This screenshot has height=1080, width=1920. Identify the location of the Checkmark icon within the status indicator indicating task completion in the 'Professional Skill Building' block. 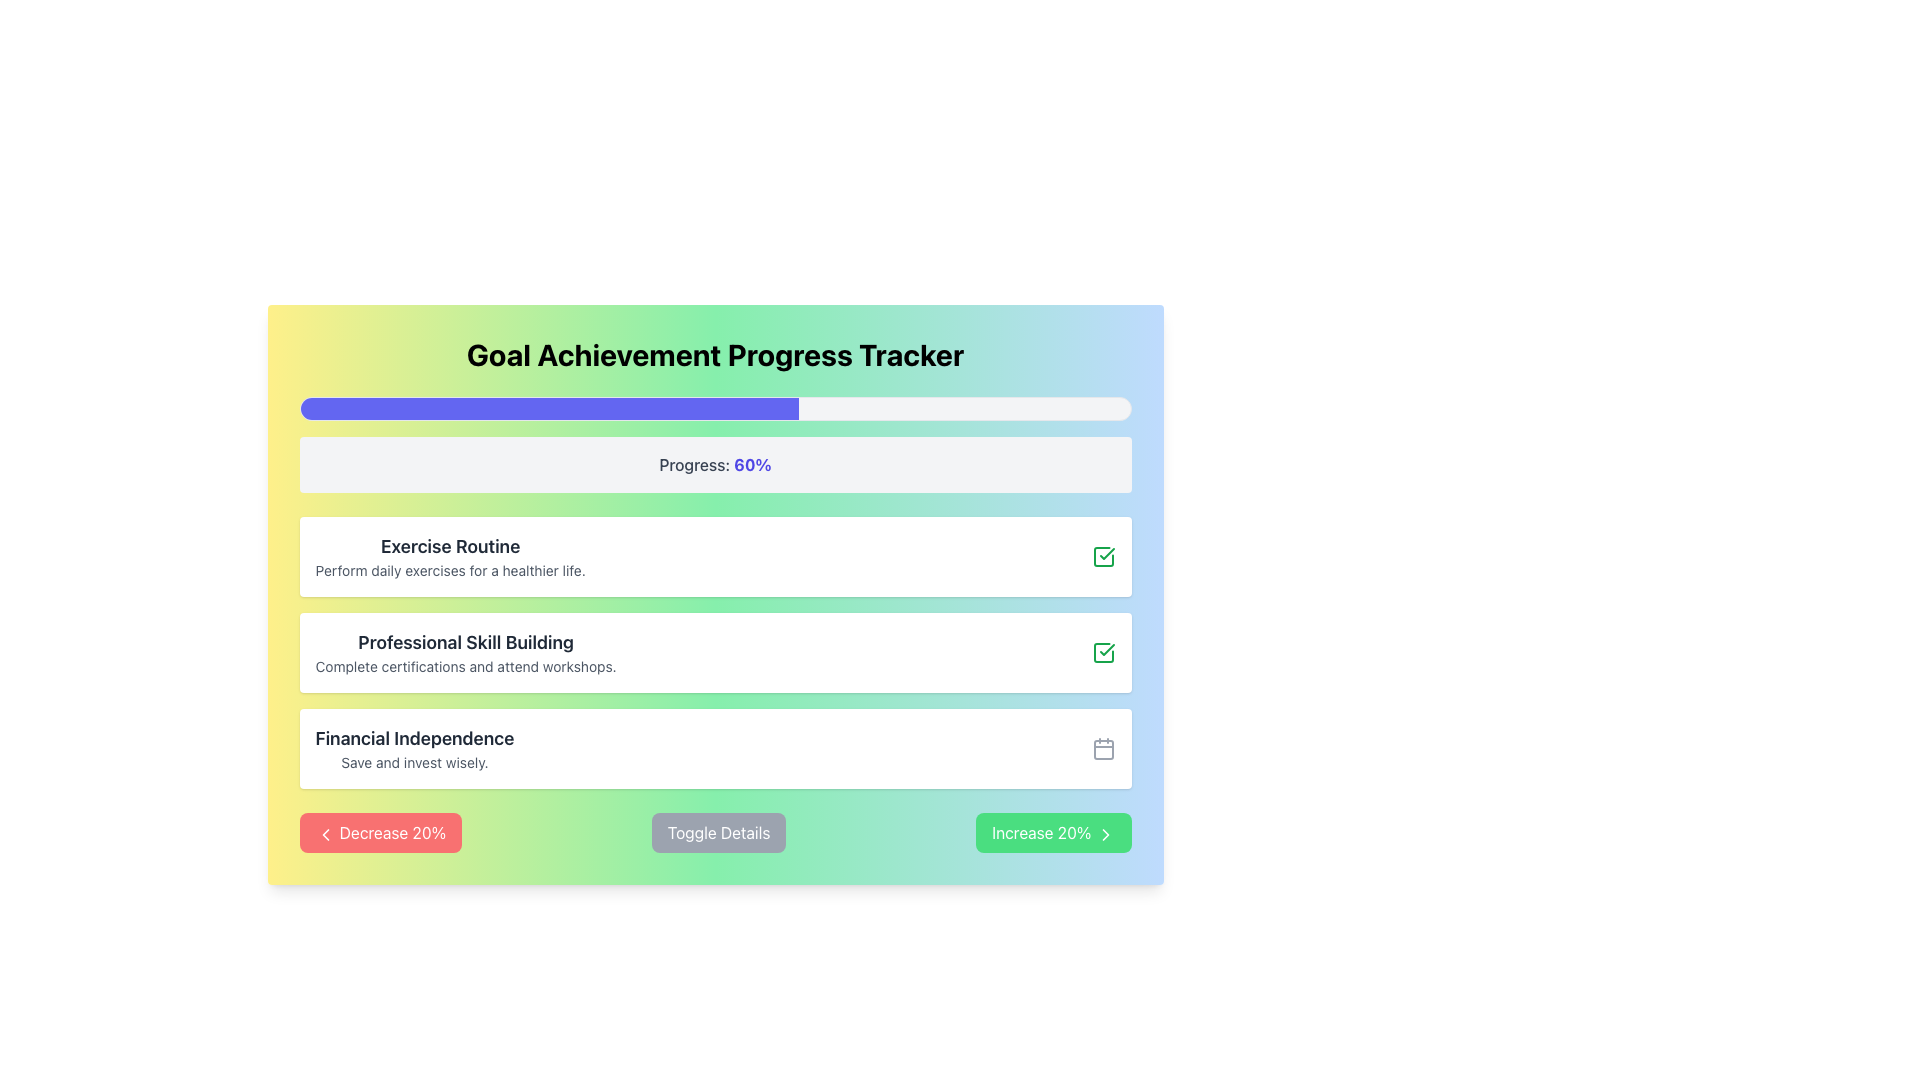
(1106, 554).